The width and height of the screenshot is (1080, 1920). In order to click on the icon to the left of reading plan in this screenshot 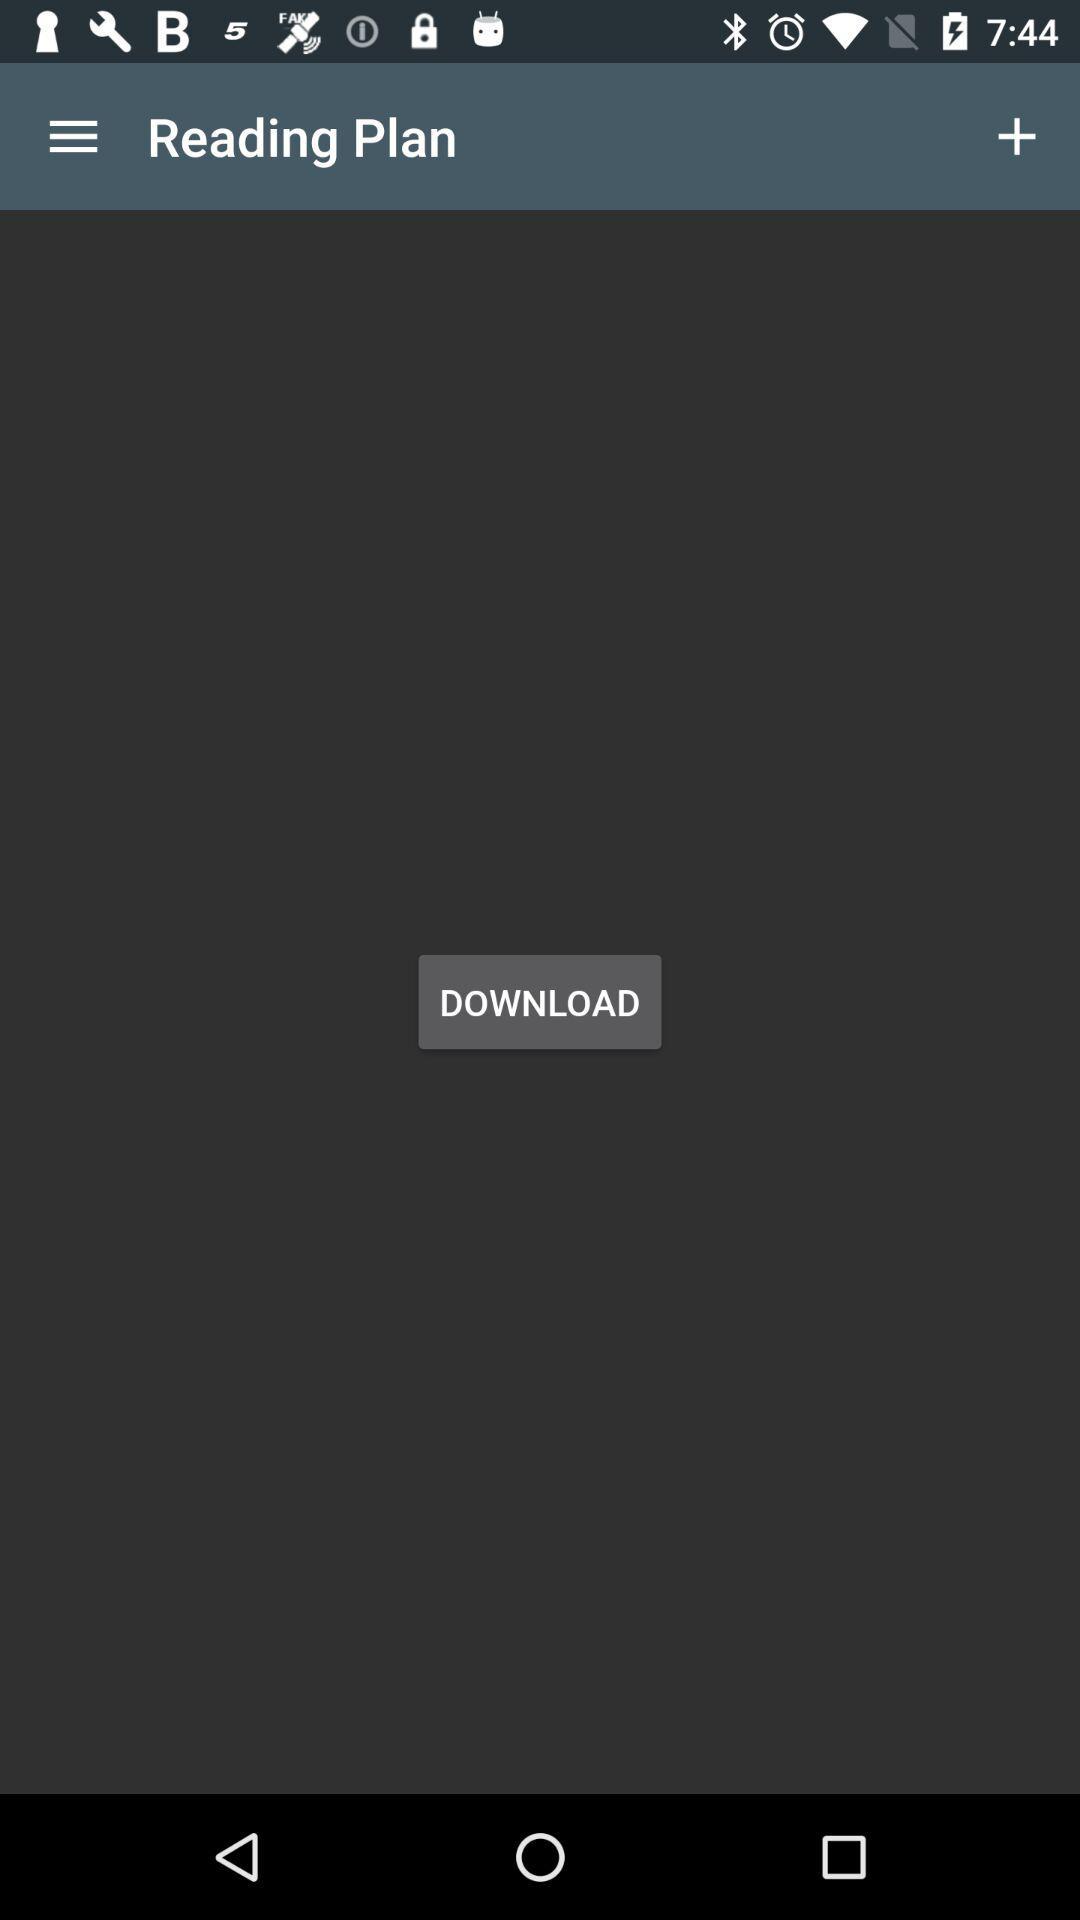, I will do `click(72, 135)`.